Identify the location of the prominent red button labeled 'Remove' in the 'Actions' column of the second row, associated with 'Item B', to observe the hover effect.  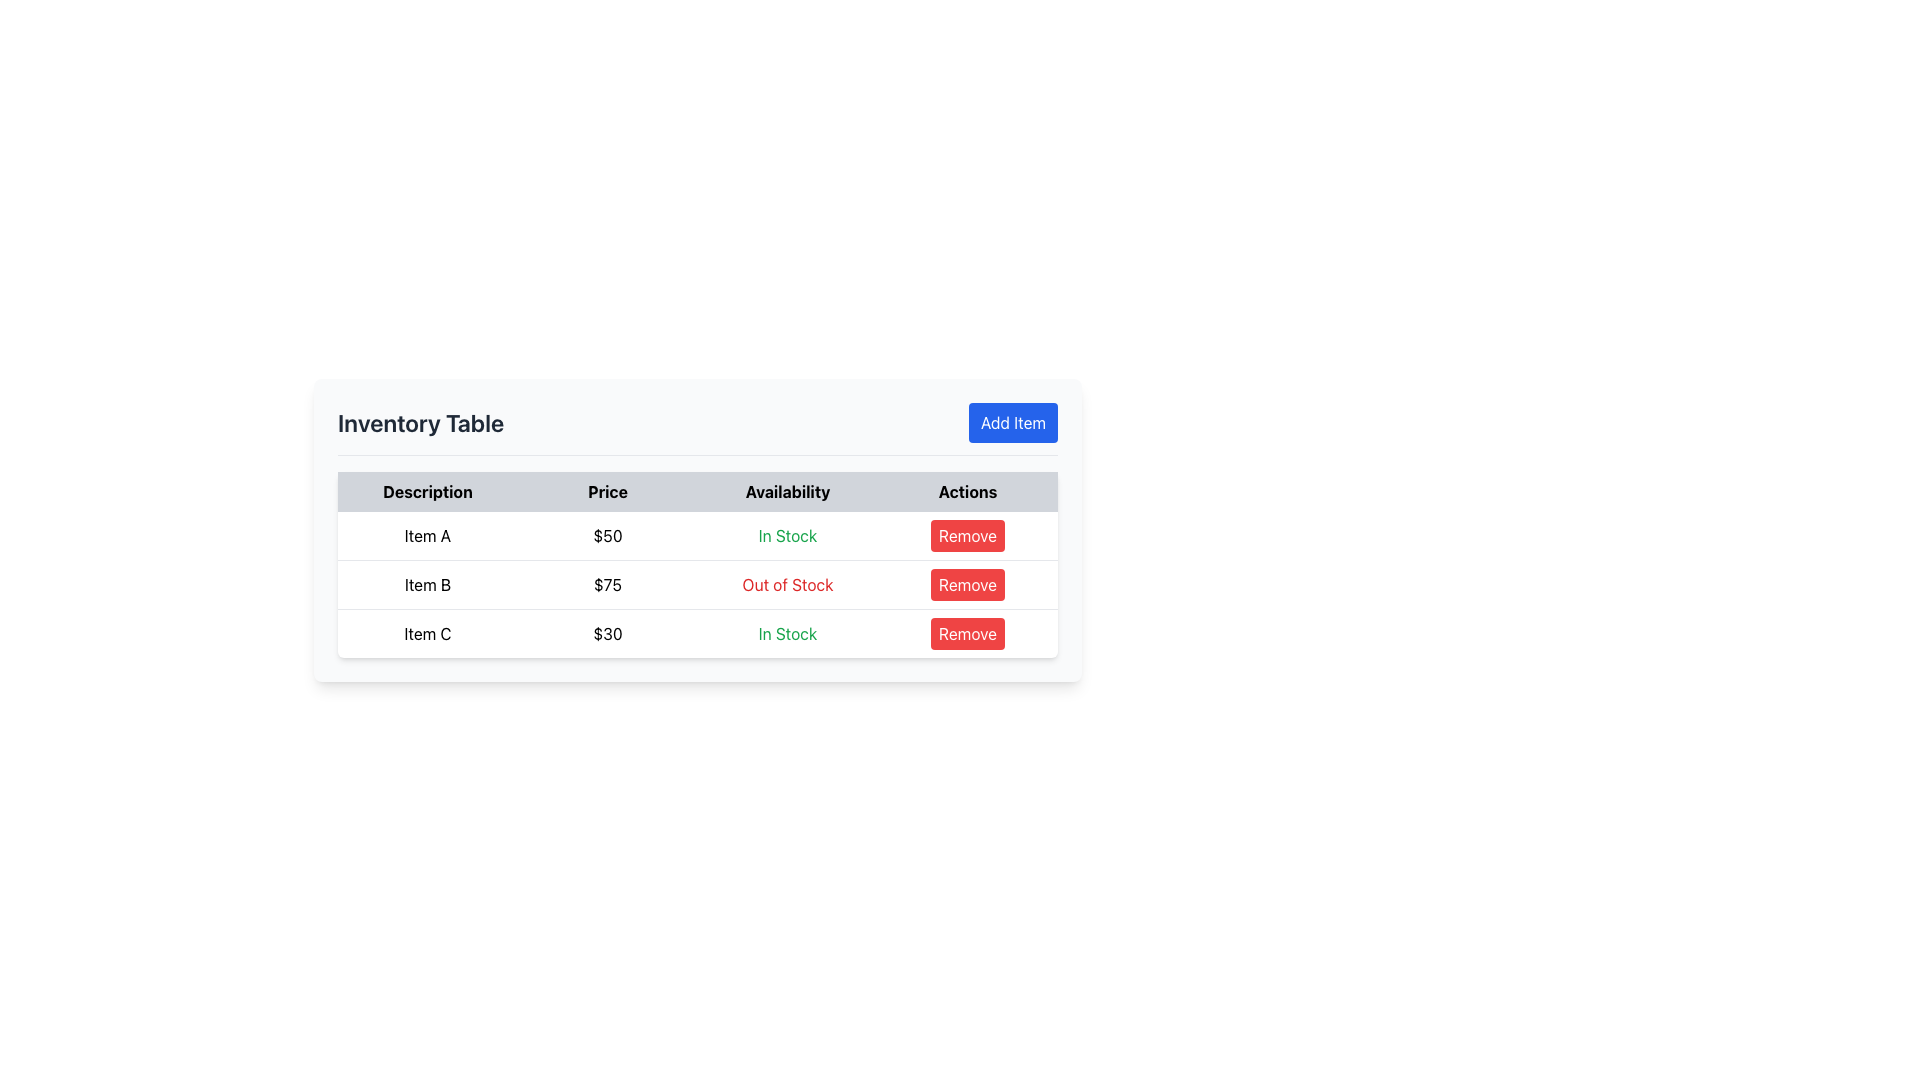
(968, 585).